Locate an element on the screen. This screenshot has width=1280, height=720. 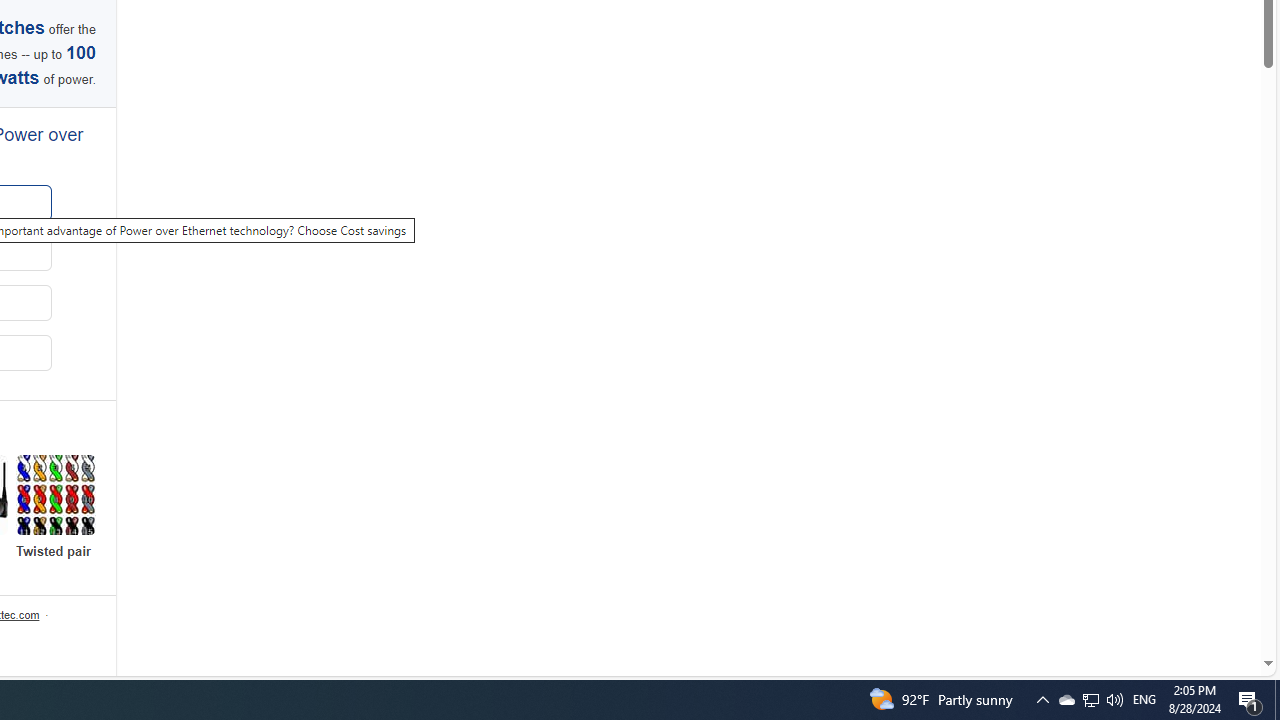
'Twisted pair' is located at coordinates (55, 495).